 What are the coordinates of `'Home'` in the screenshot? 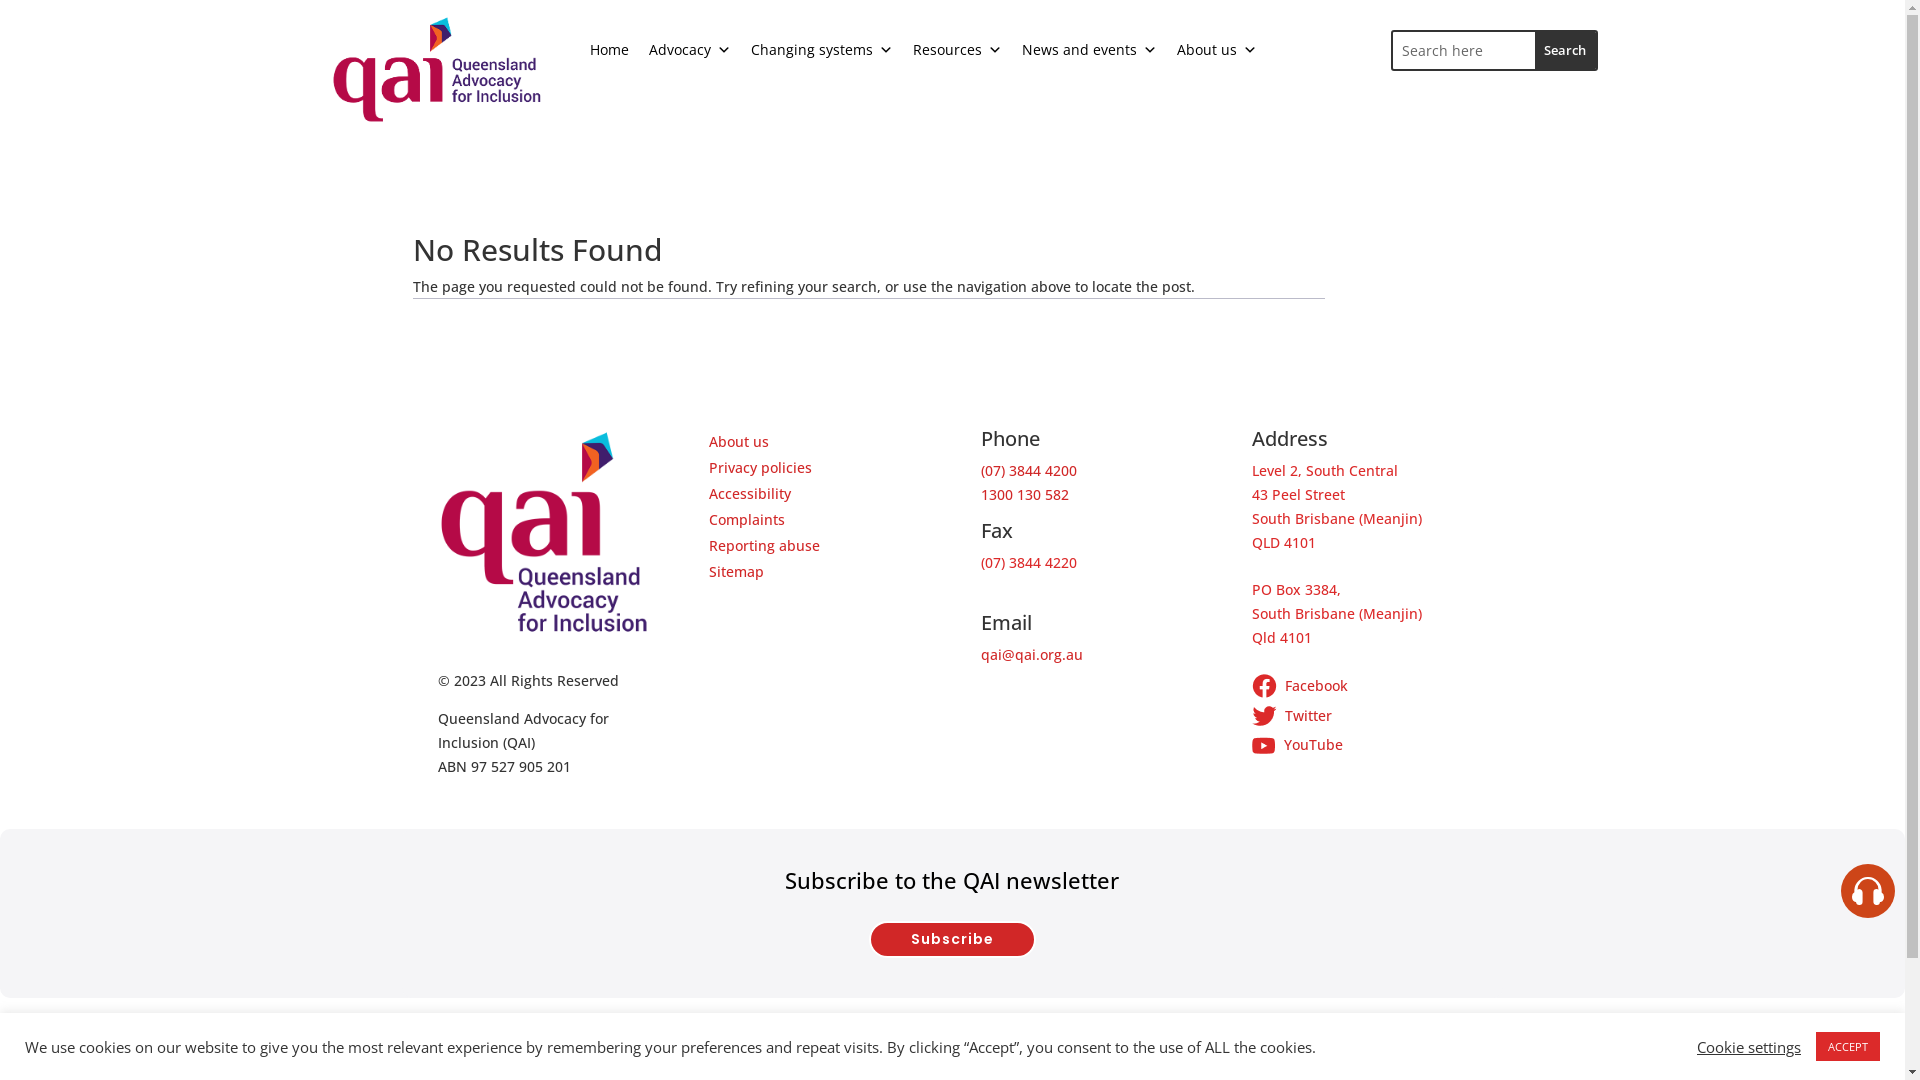 It's located at (608, 49).